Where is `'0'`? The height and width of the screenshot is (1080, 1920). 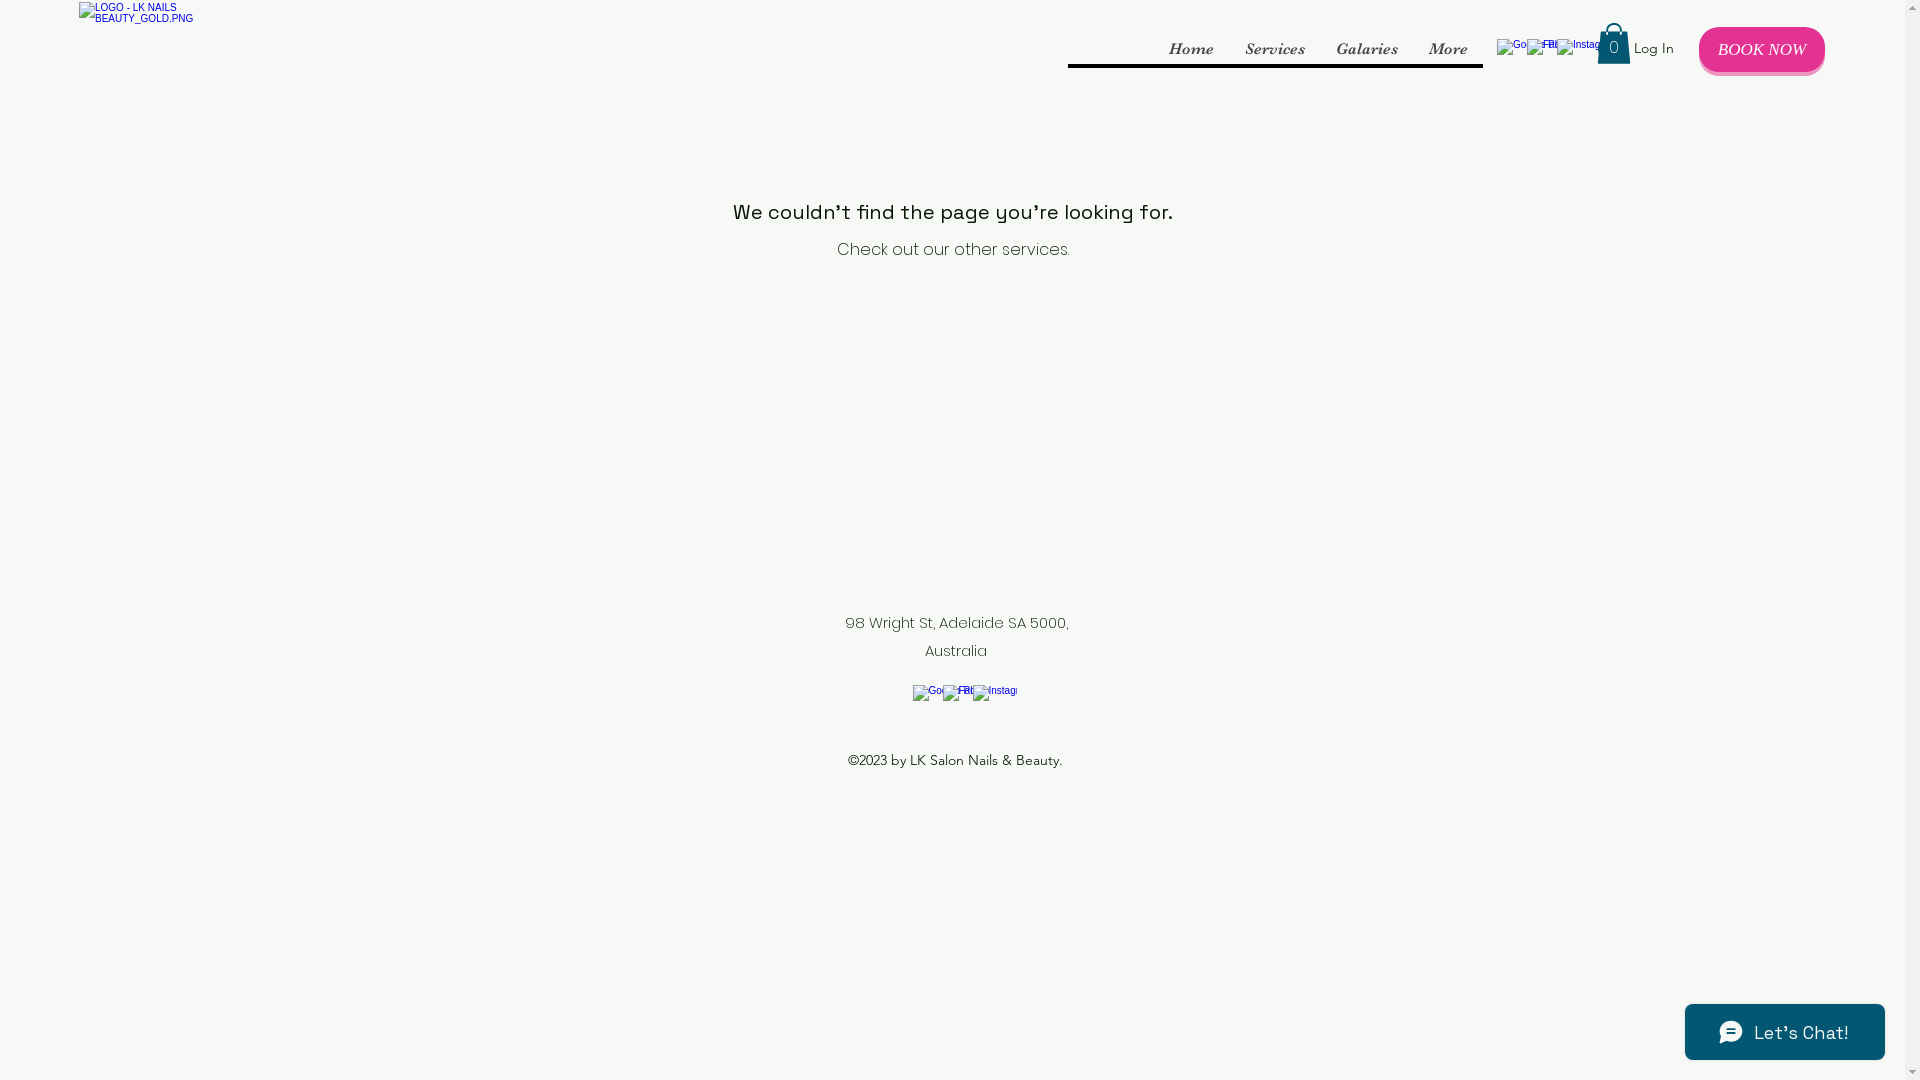
'0' is located at coordinates (1595, 43).